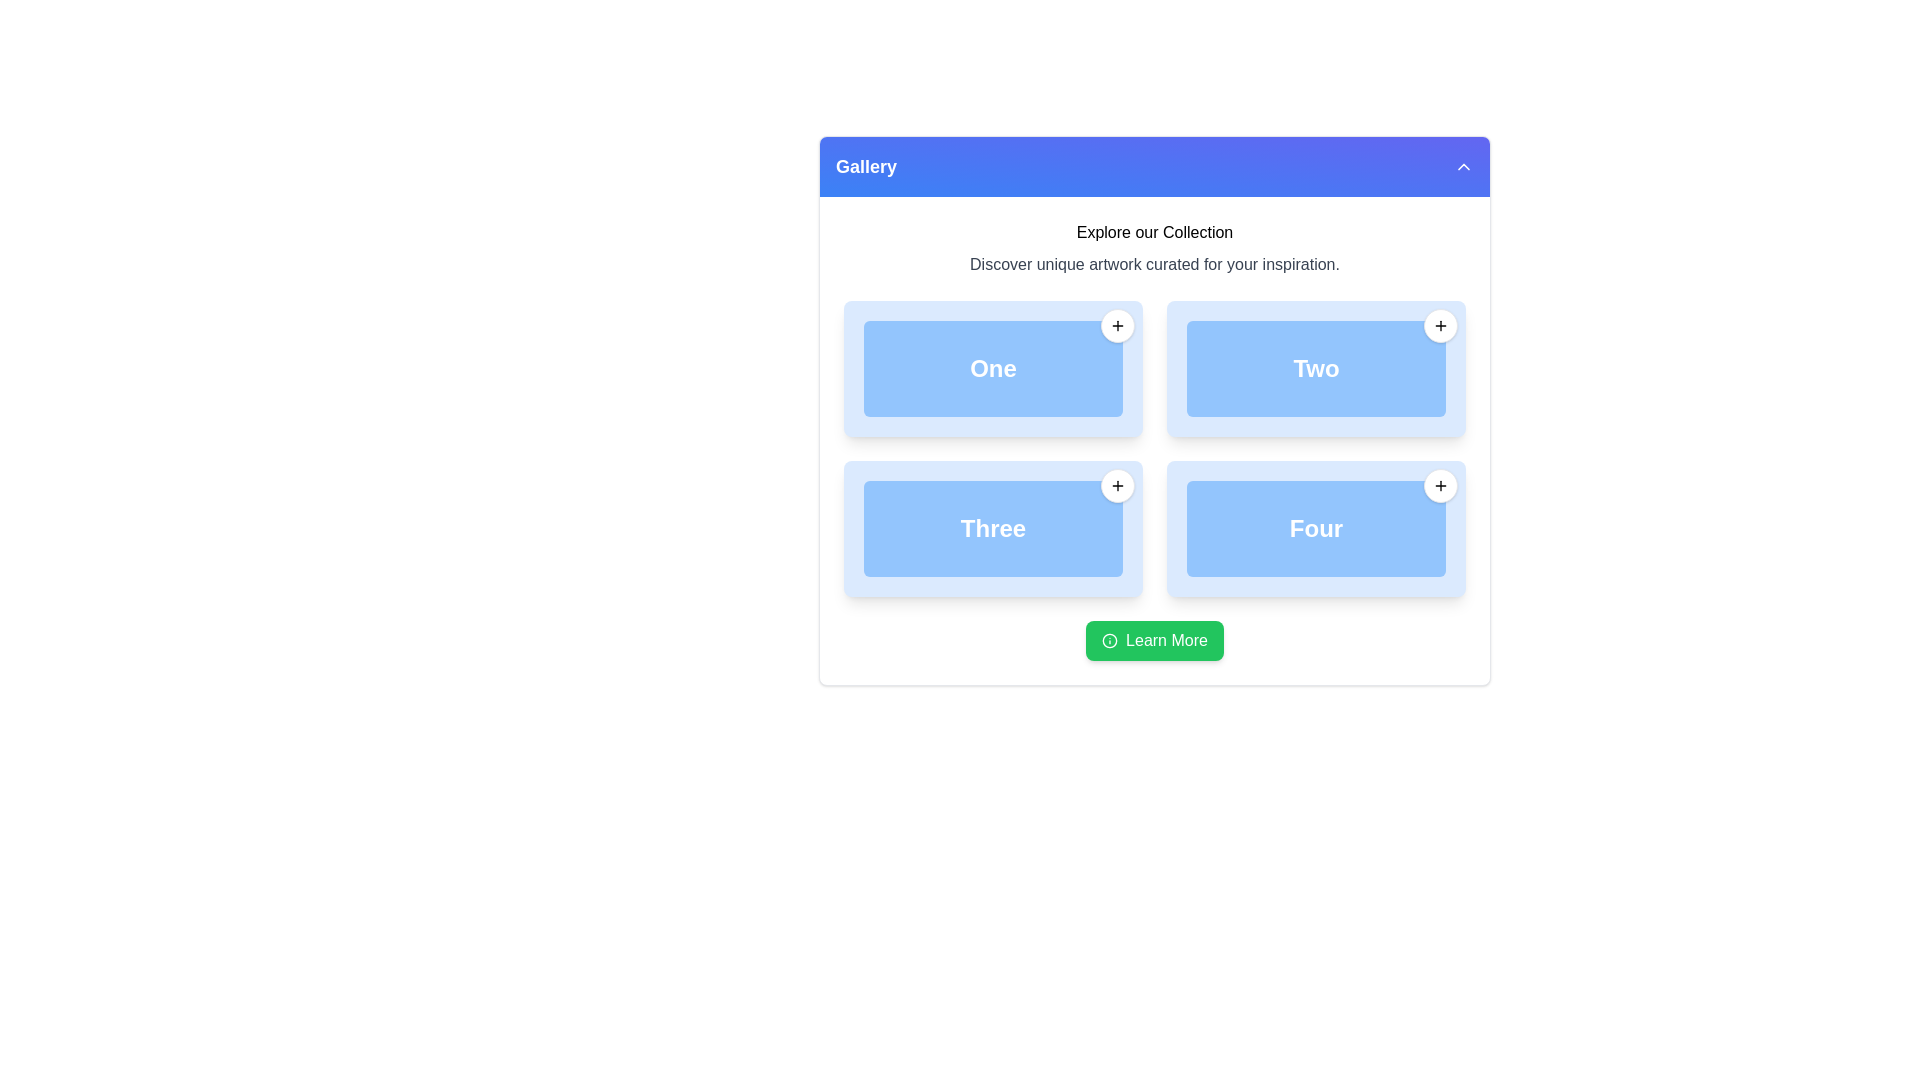 This screenshot has height=1080, width=1920. I want to click on text component displaying 'Explore our Collection', which is styled in a medium size and located near the top of the interface, so click(1155, 231).